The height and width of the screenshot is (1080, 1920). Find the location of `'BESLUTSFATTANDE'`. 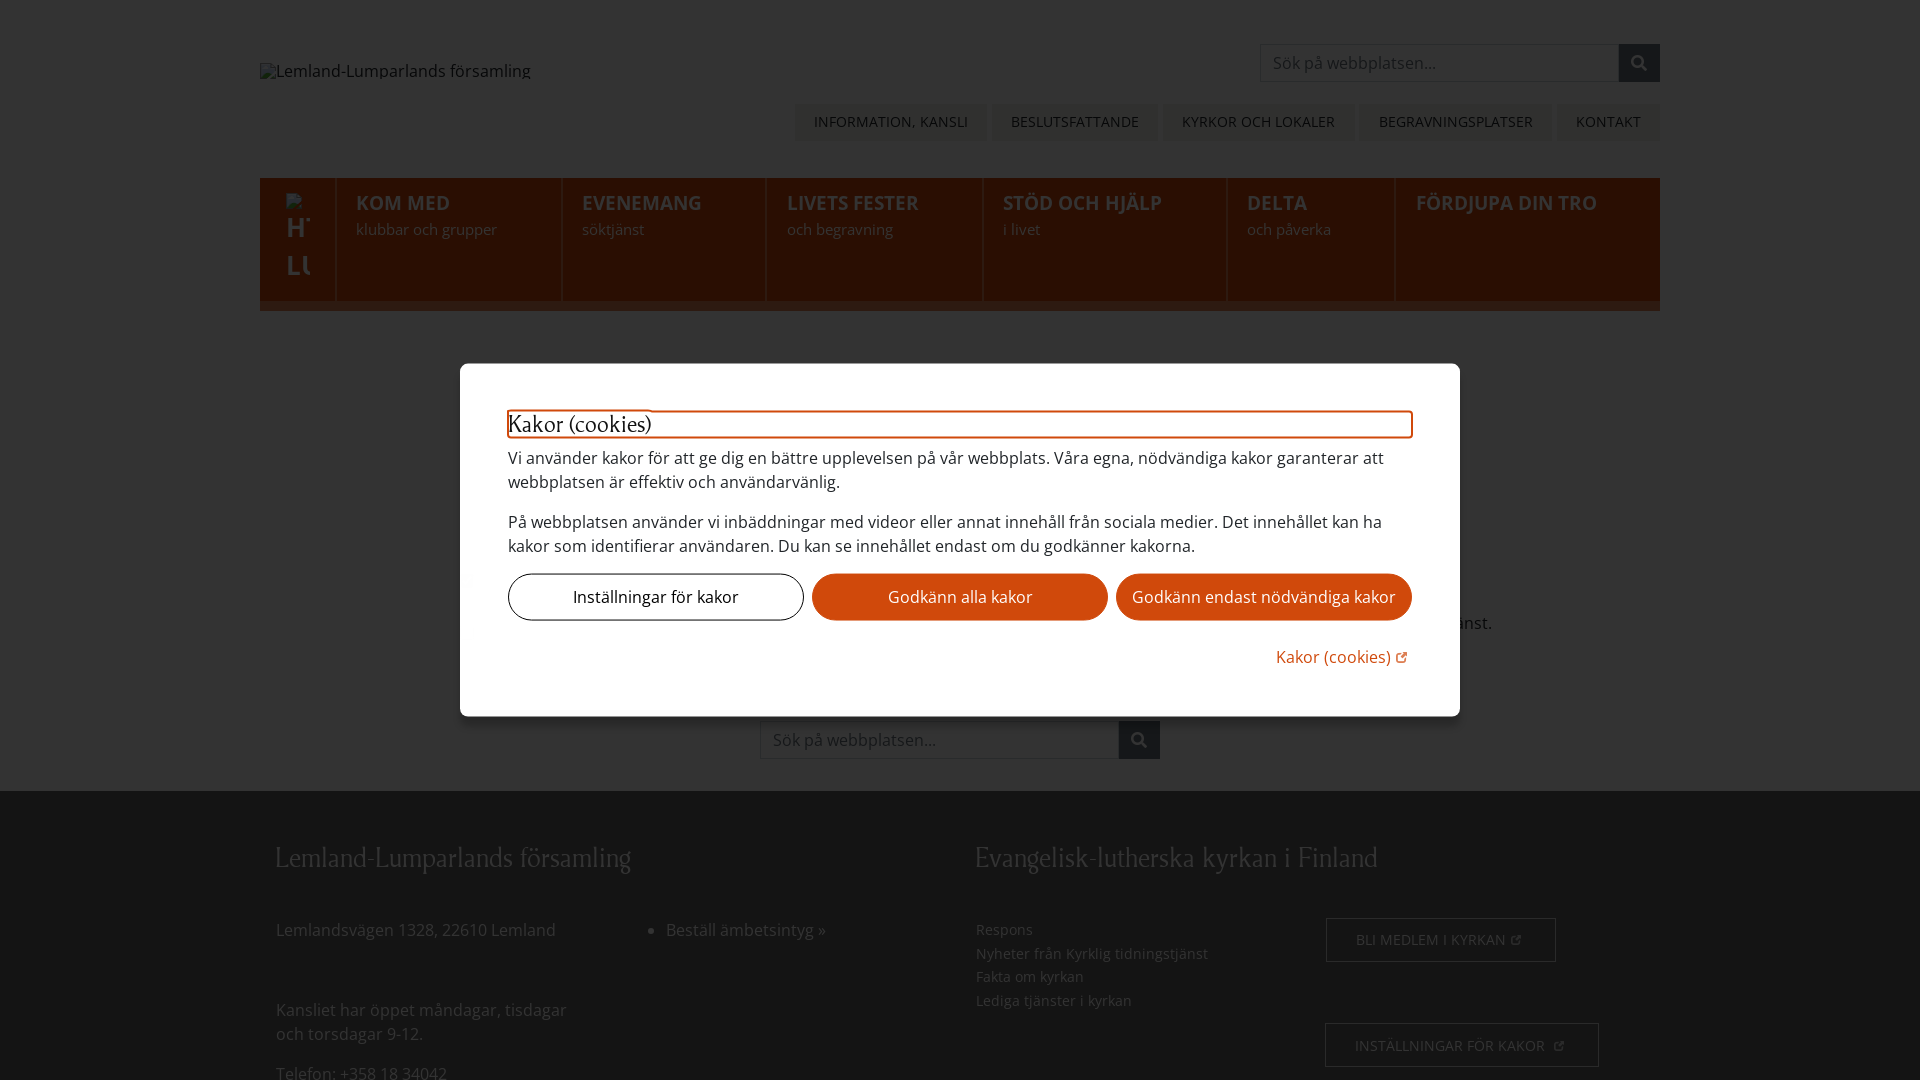

'BESLUTSFATTANDE' is located at coordinates (992, 122).